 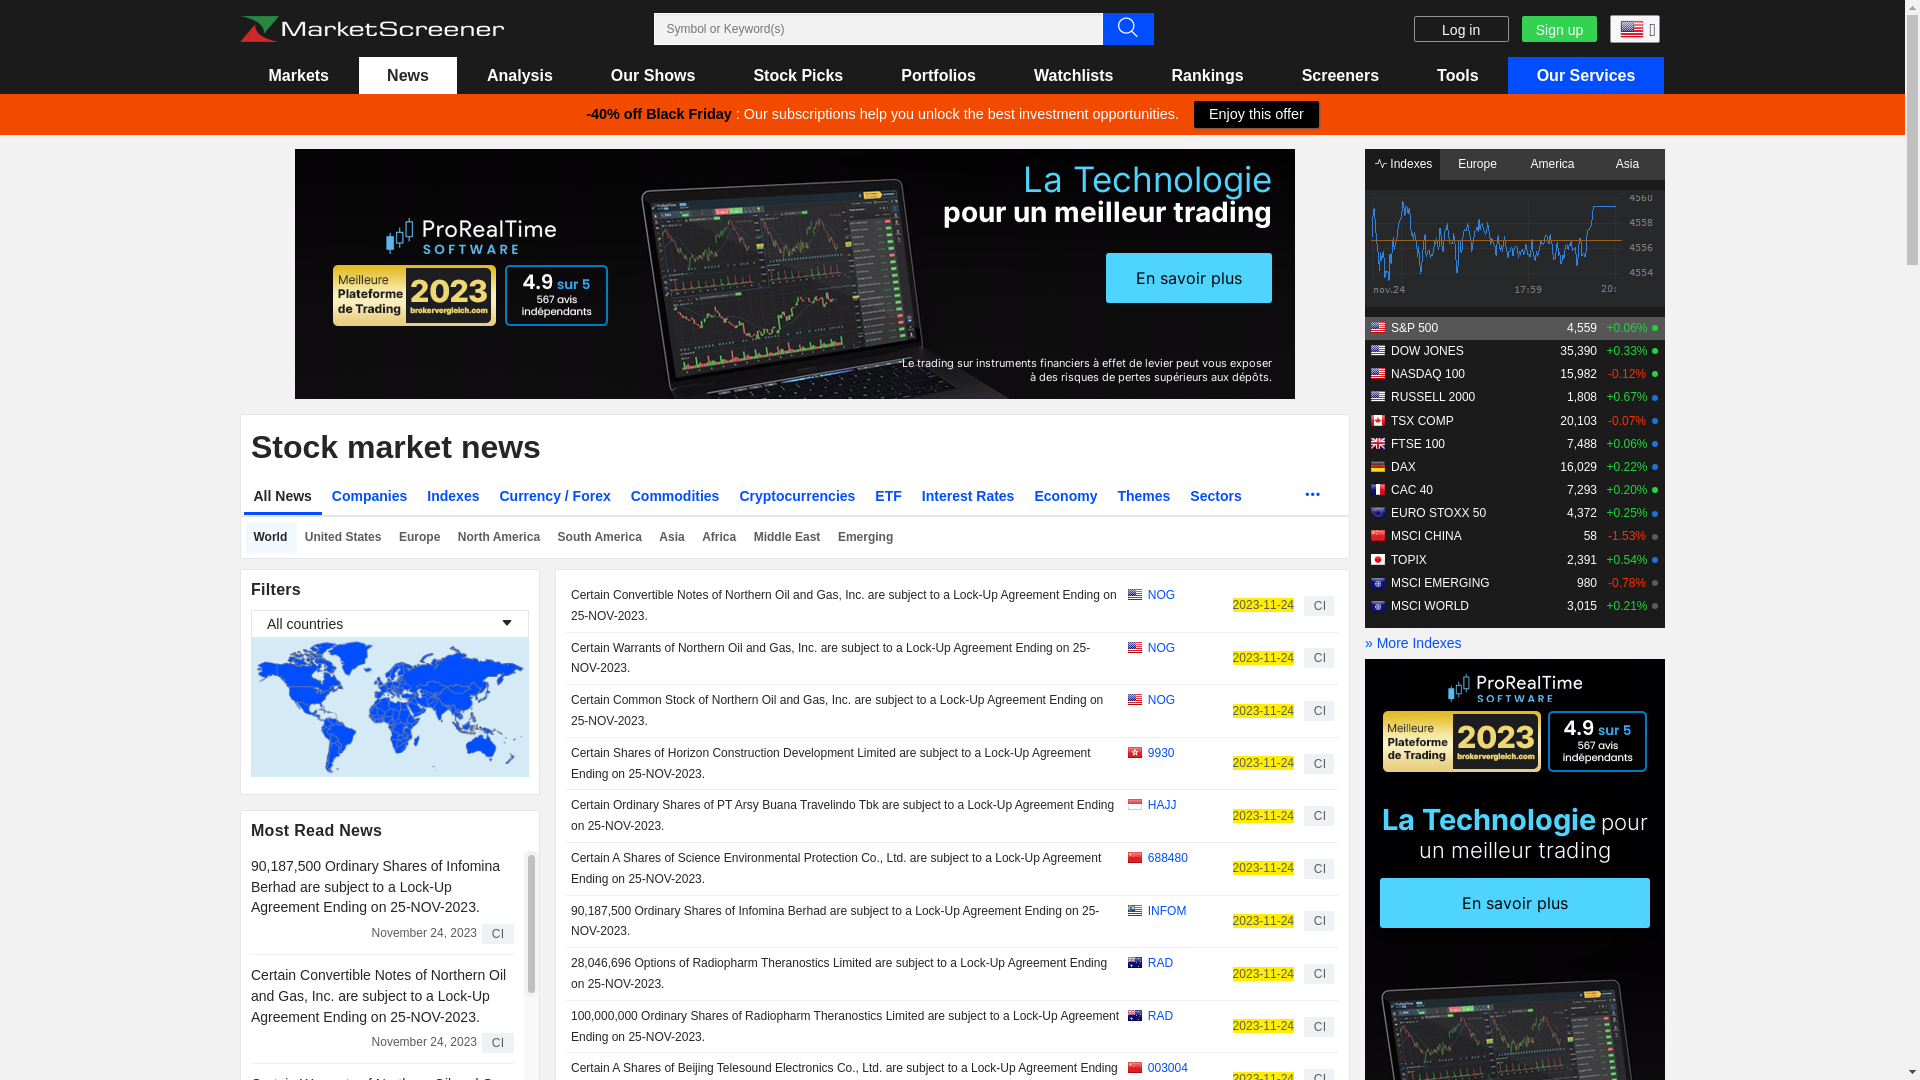 What do you see at coordinates (873, 74) in the screenshot?
I see `'Portfolios'` at bounding box center [873, 74].